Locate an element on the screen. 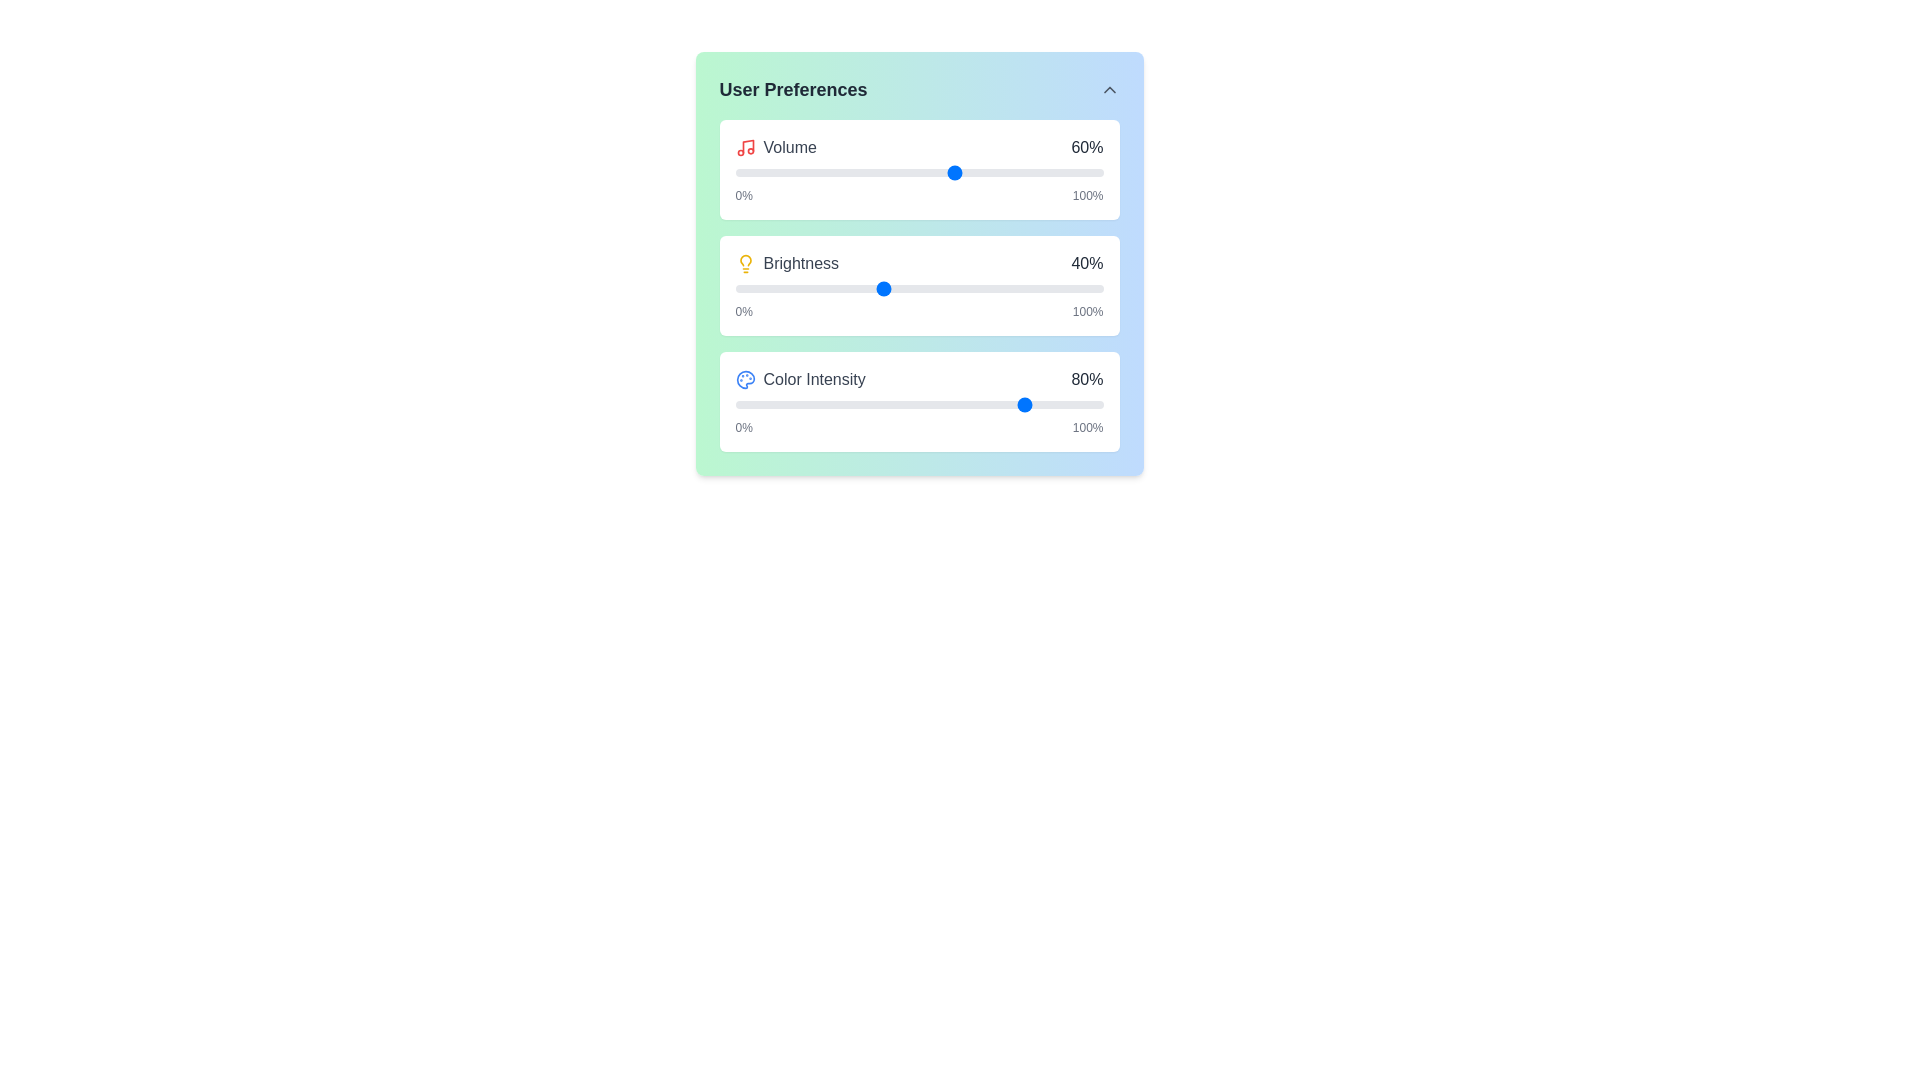 This screenshot has height=1080, width=1920. brightness is located at coordinates (771, 289).